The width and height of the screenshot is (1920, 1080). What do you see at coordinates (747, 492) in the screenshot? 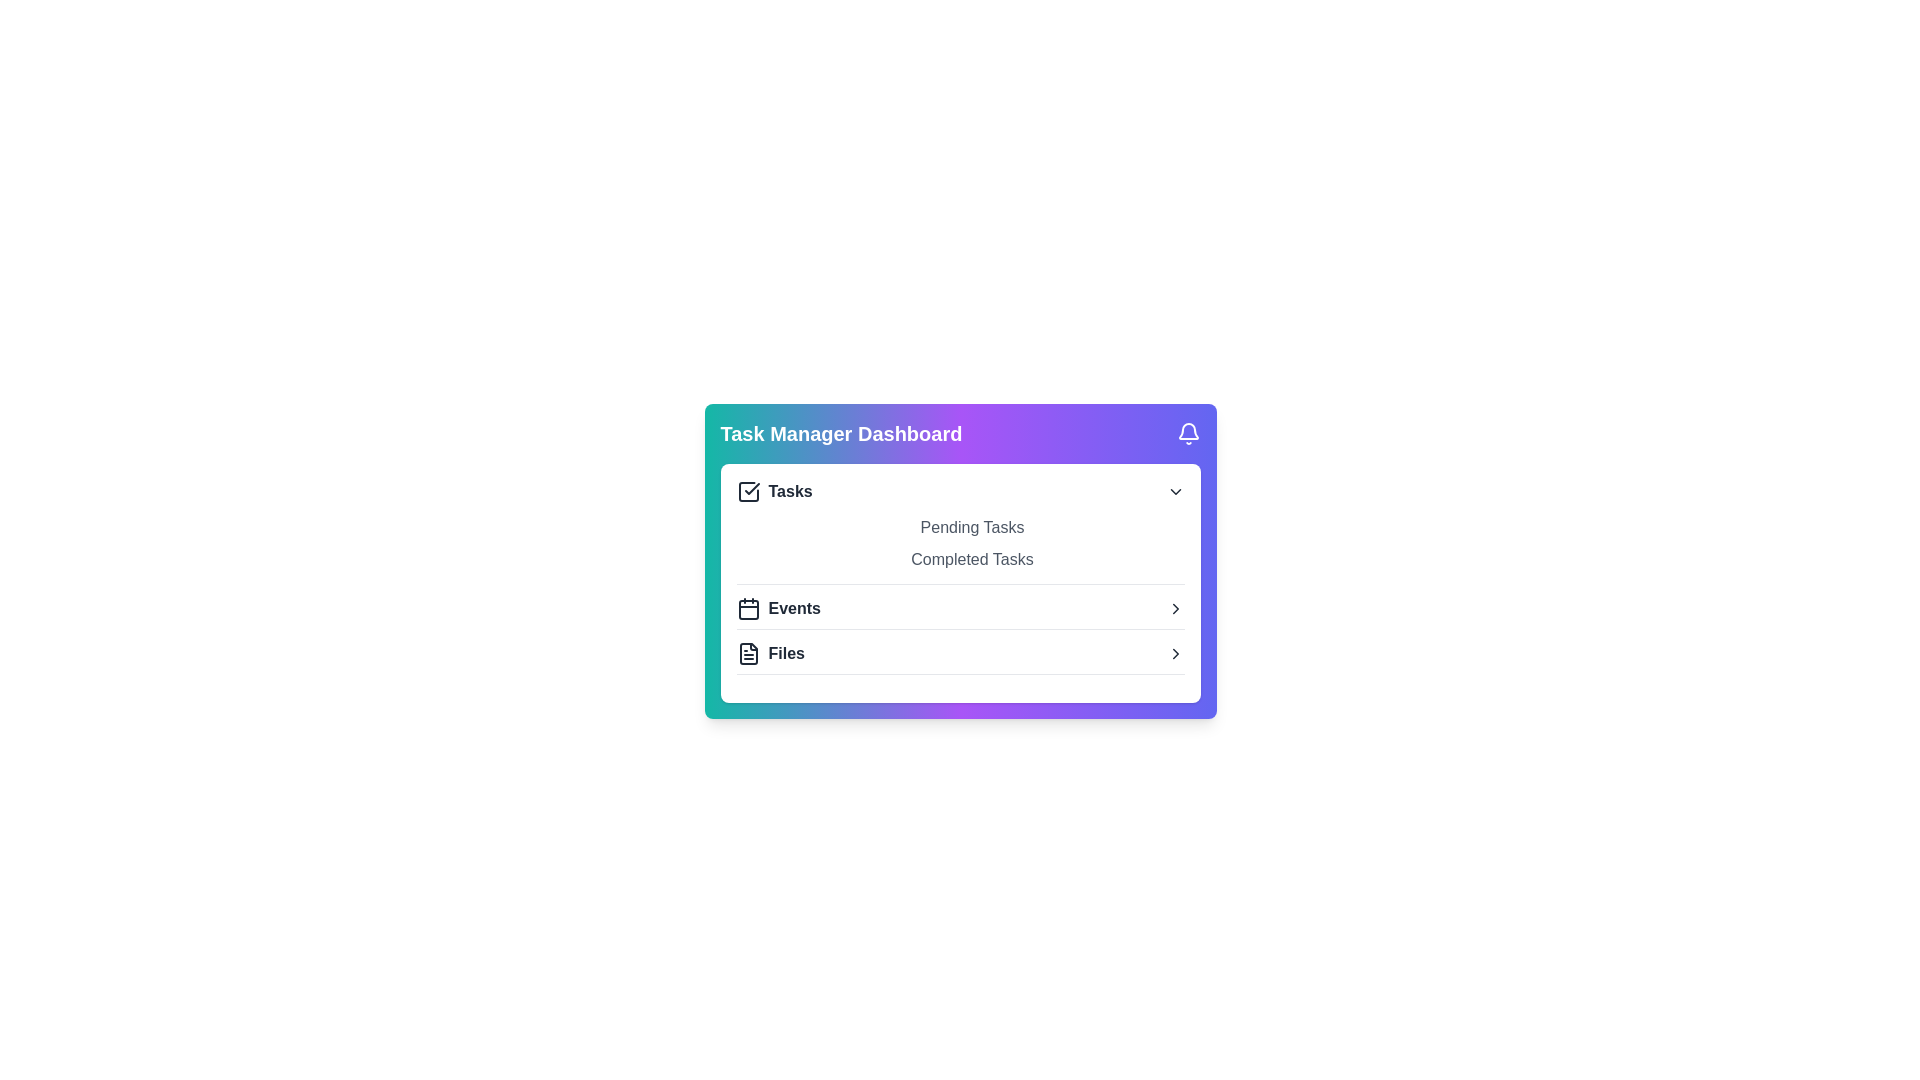
I see `the square checkmark icon with rounded corners located to the left of the 'Tasks' text in the first list item of the menu` at bounding box center [747, 492].